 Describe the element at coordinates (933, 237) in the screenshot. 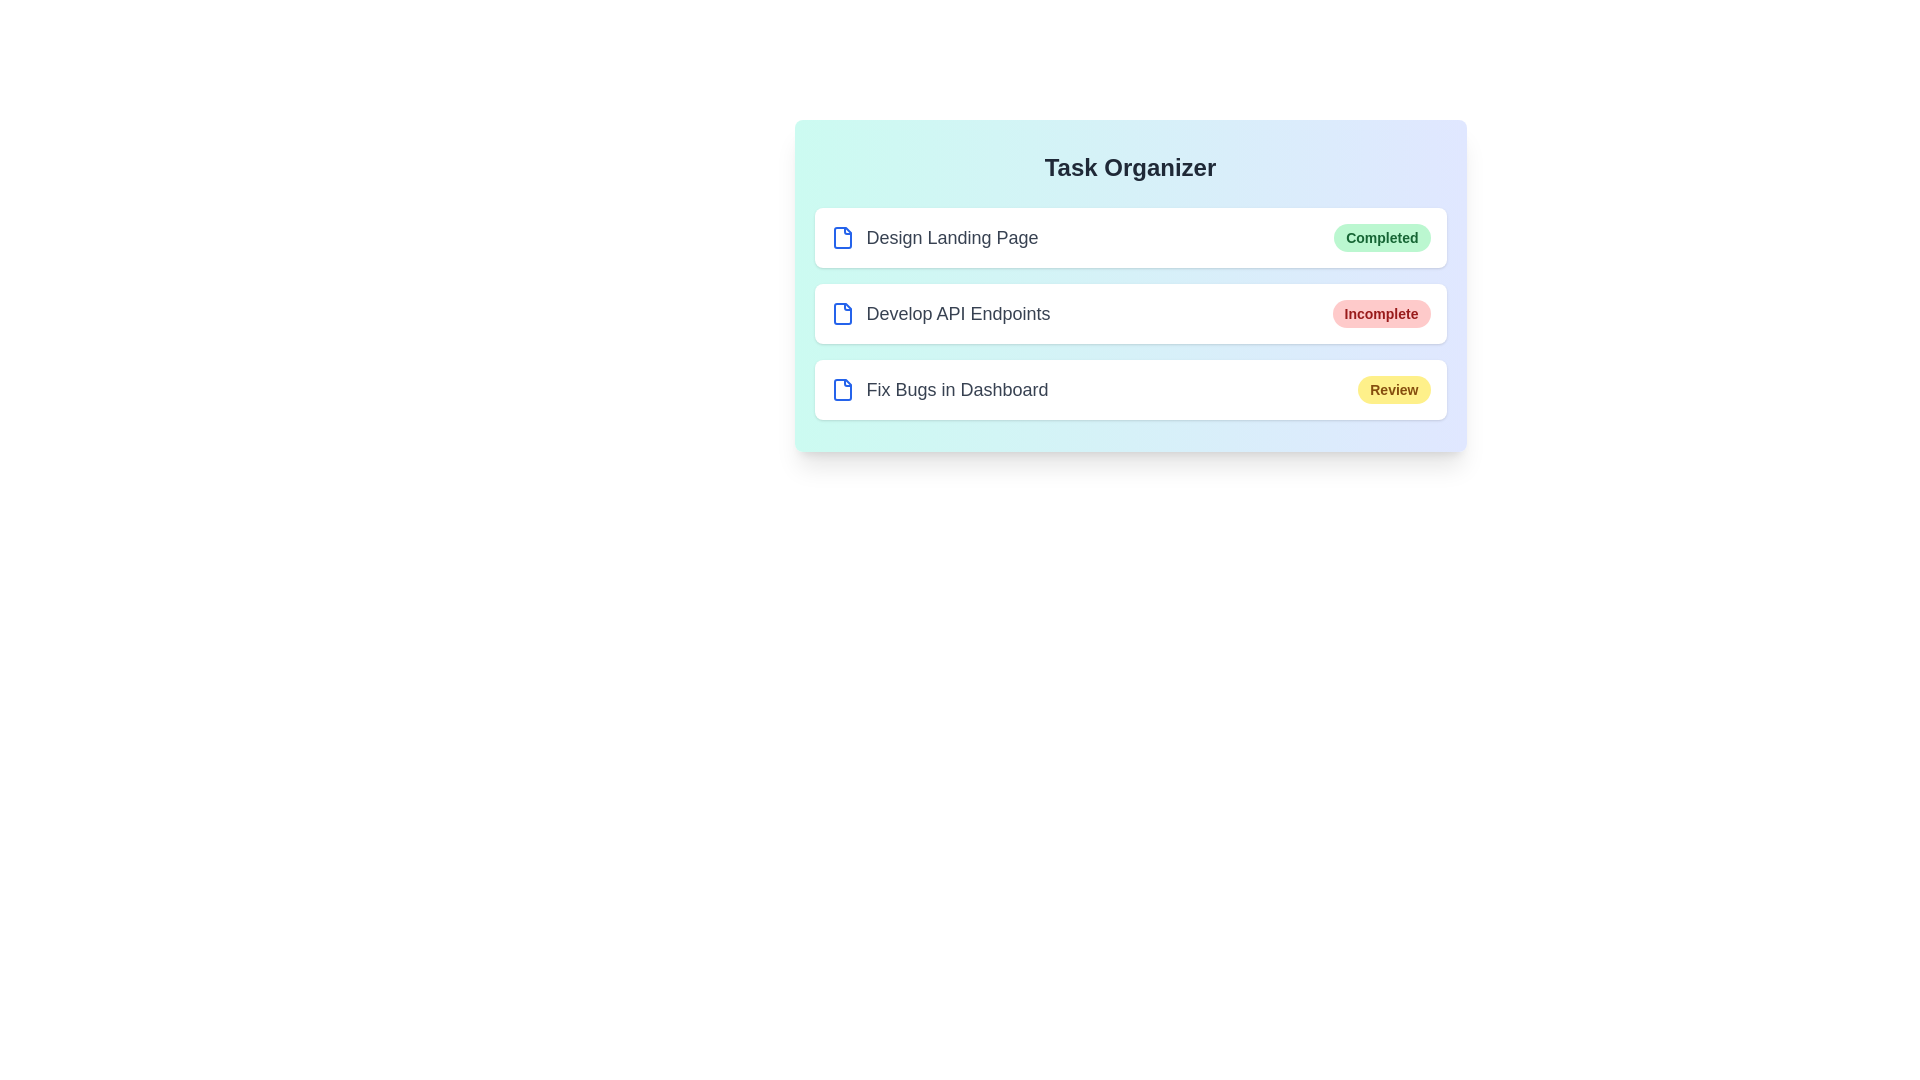

I see `the task name Design Landing Page to interact with it` at that location.